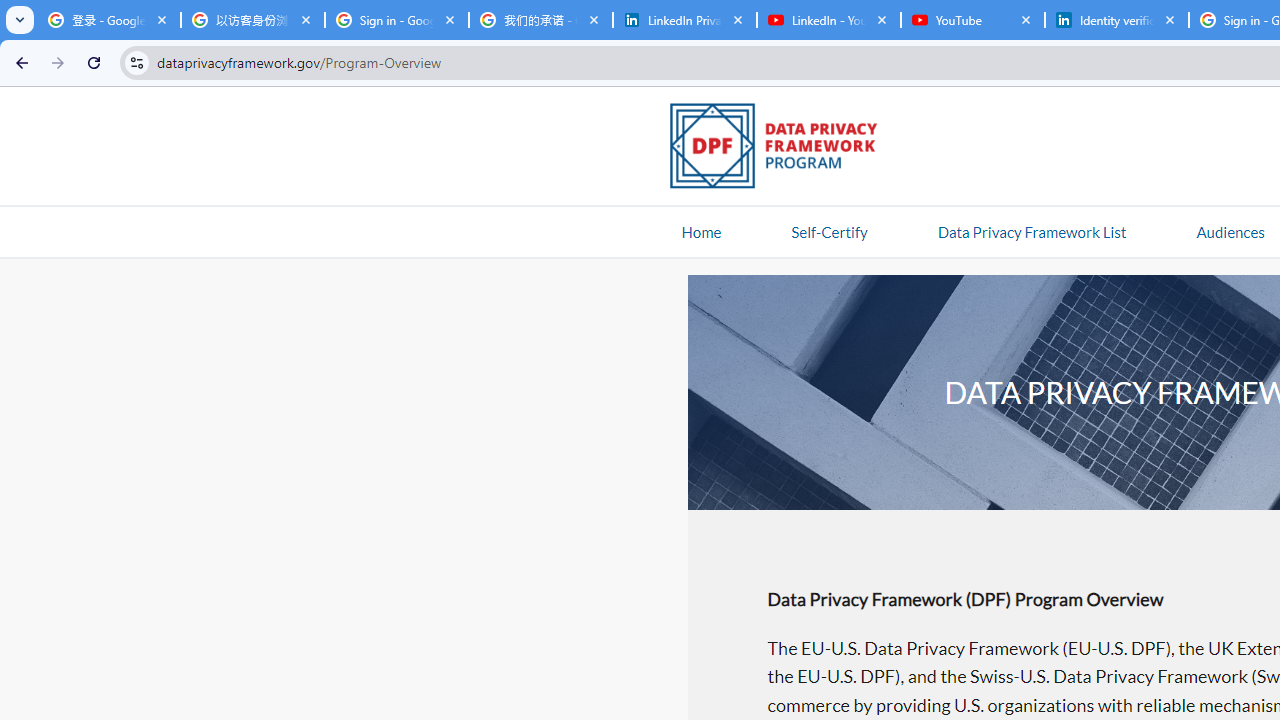 The height and width of the screenshot is (720, 1280). Describe the element at coordinates (701, 230) in the screenshot. I see `'Home'` at that location.